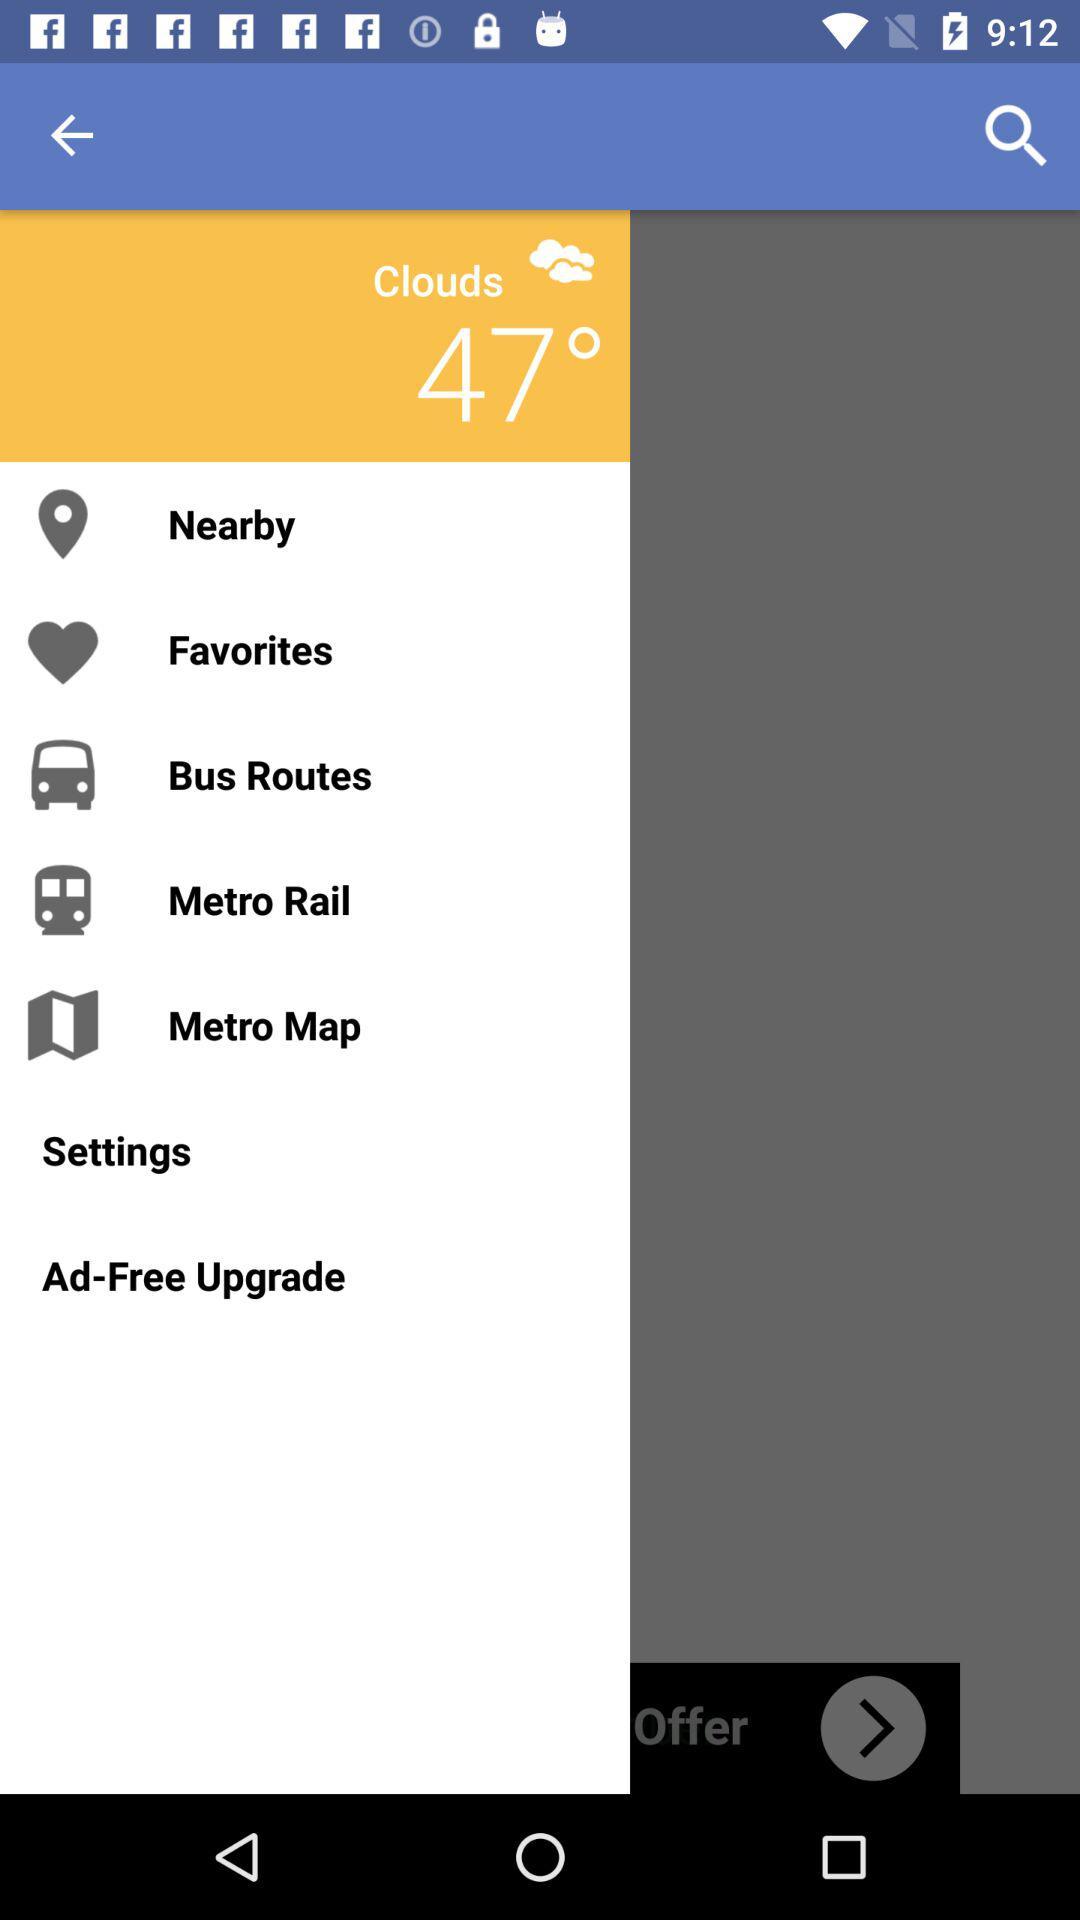 This screenshot has height=1920, width=1080. Describe the element at coordinates (315, 1150) in the screenshot. I see `settings` at that location.